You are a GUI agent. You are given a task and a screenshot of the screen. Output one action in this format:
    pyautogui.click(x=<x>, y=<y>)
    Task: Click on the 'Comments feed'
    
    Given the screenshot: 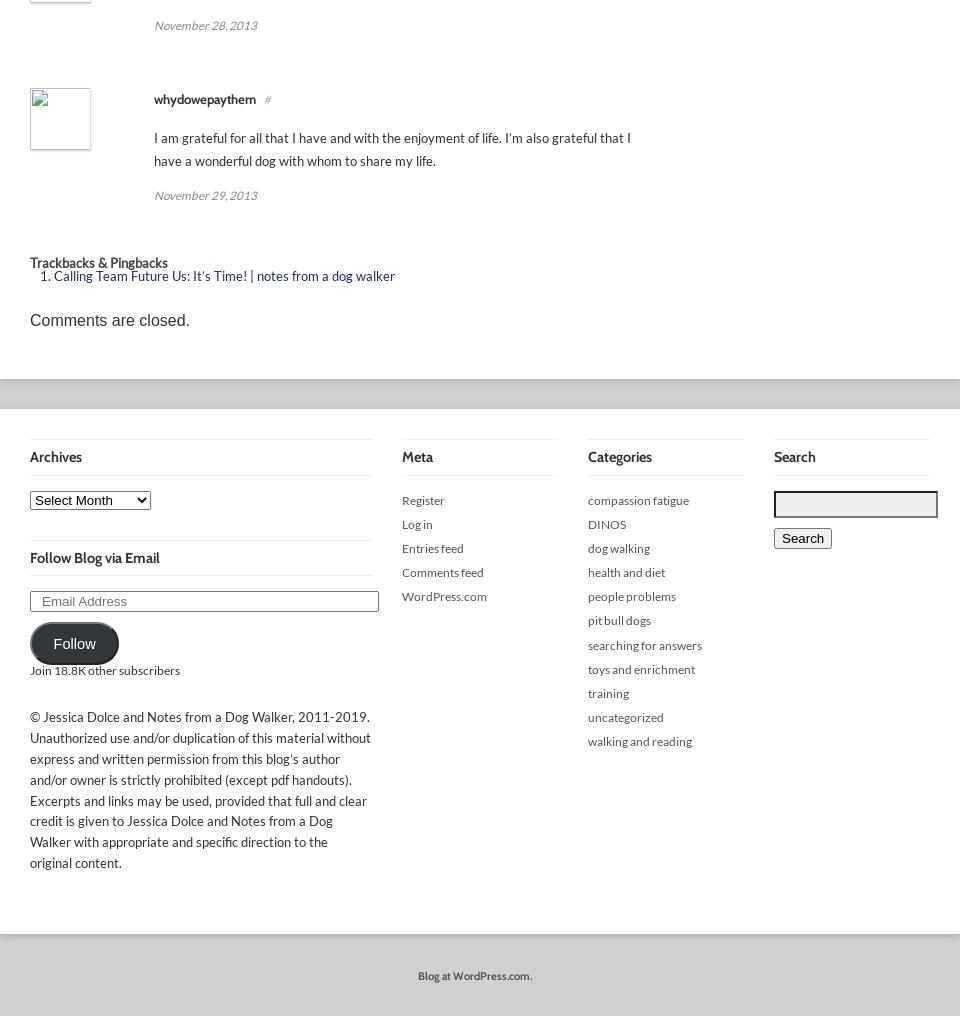 What is the action you would take?
    pyautogui.click(x=443, y=572)
    